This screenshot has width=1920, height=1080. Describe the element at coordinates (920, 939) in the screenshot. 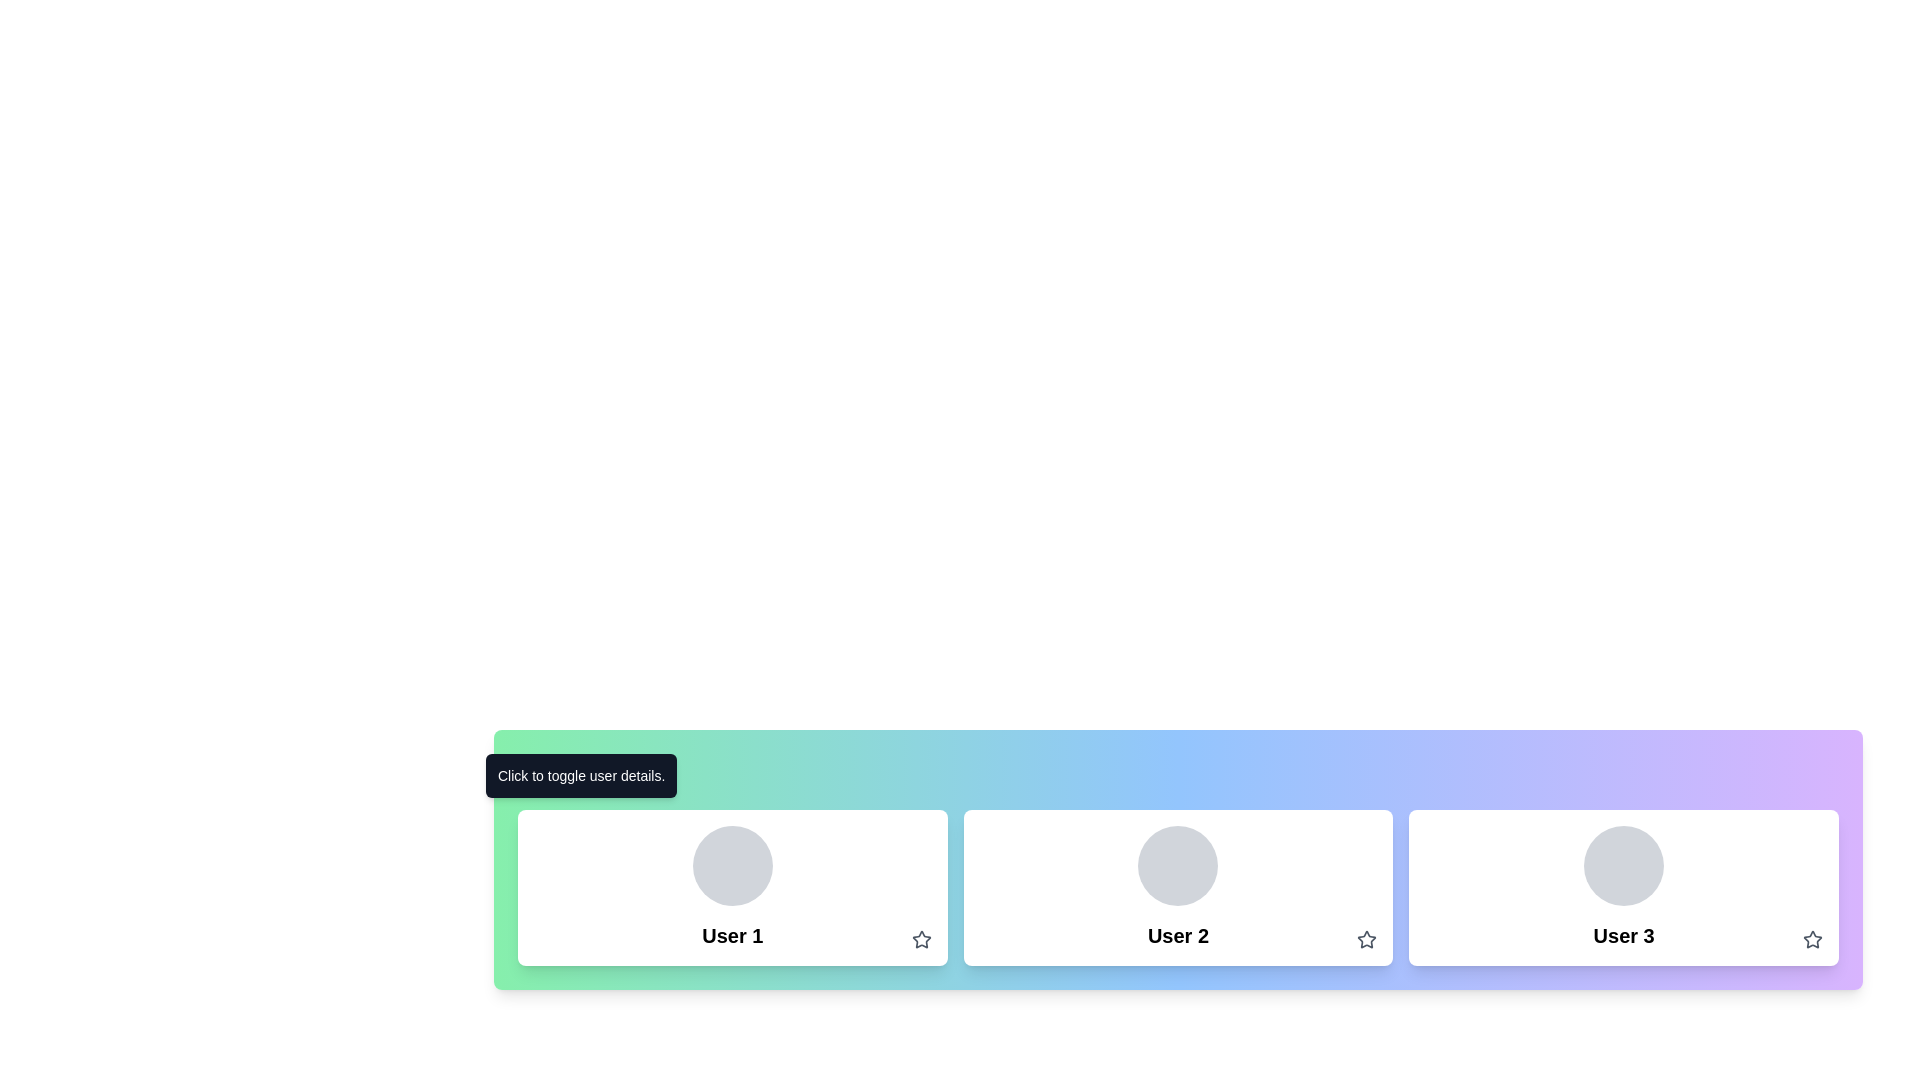

I see `the star icon located in the bottom-right corner of 'User 1's card` at that location.